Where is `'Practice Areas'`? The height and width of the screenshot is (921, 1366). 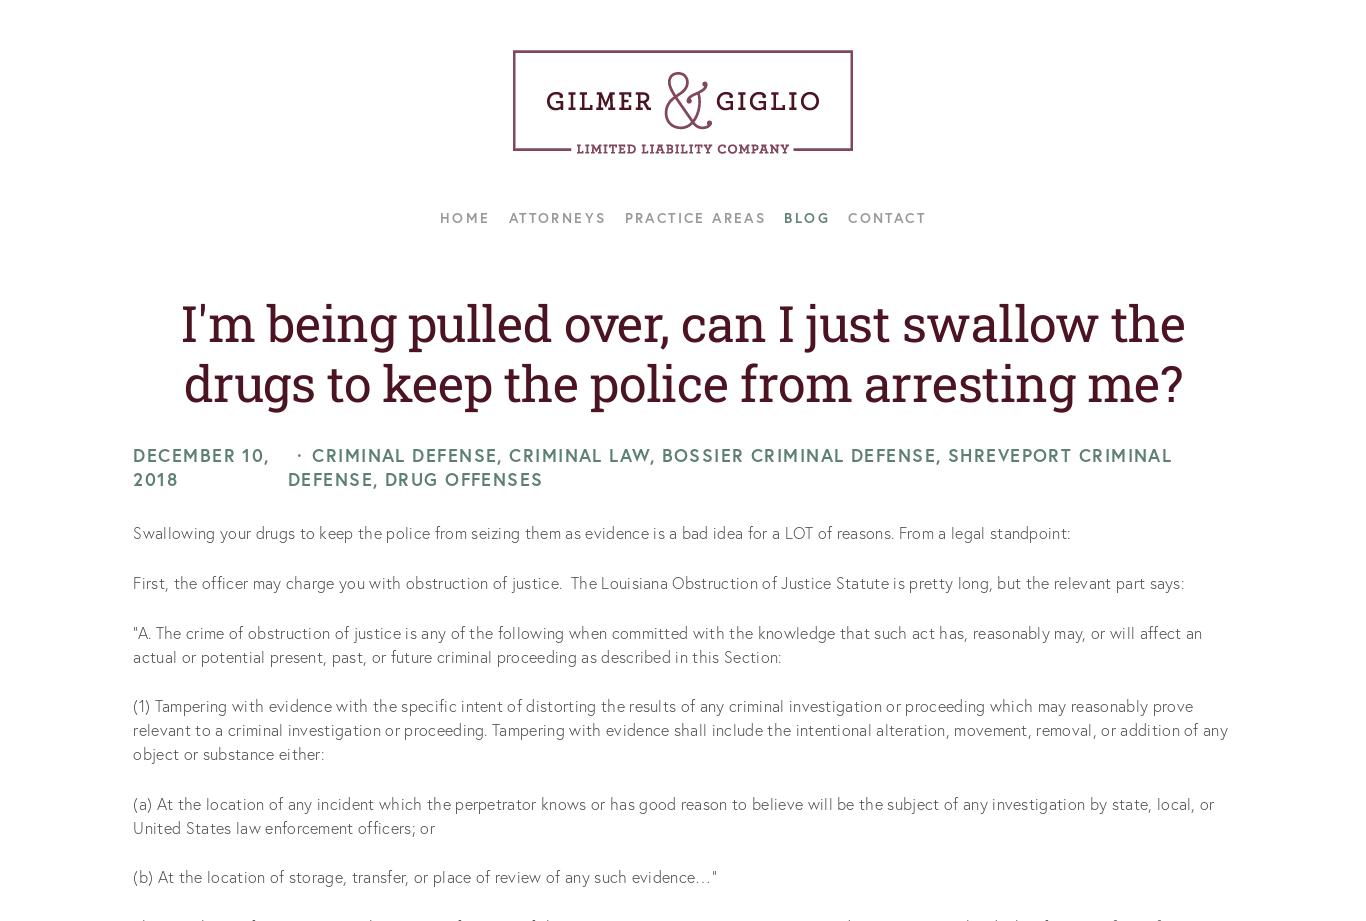
'Practice Areas' is located at coordinates (695, 216).